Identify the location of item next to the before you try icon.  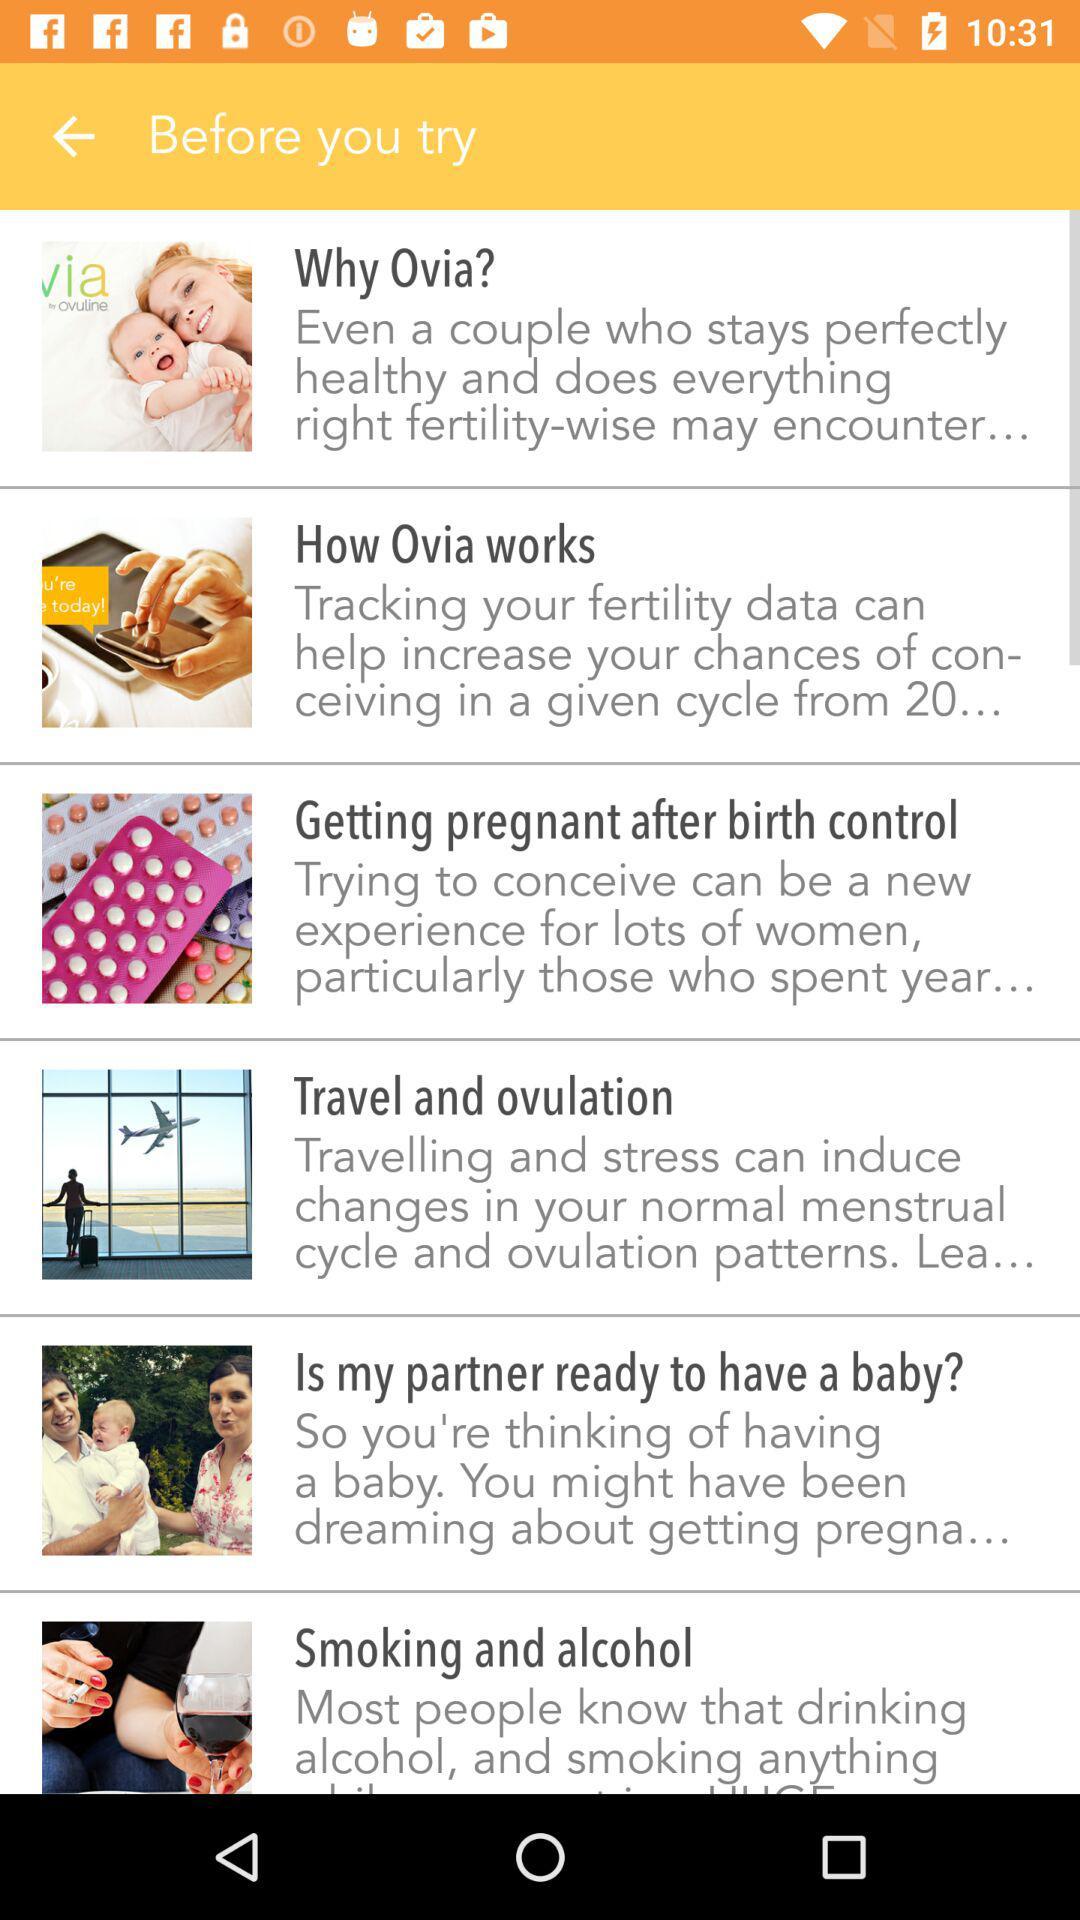
(72, 135).